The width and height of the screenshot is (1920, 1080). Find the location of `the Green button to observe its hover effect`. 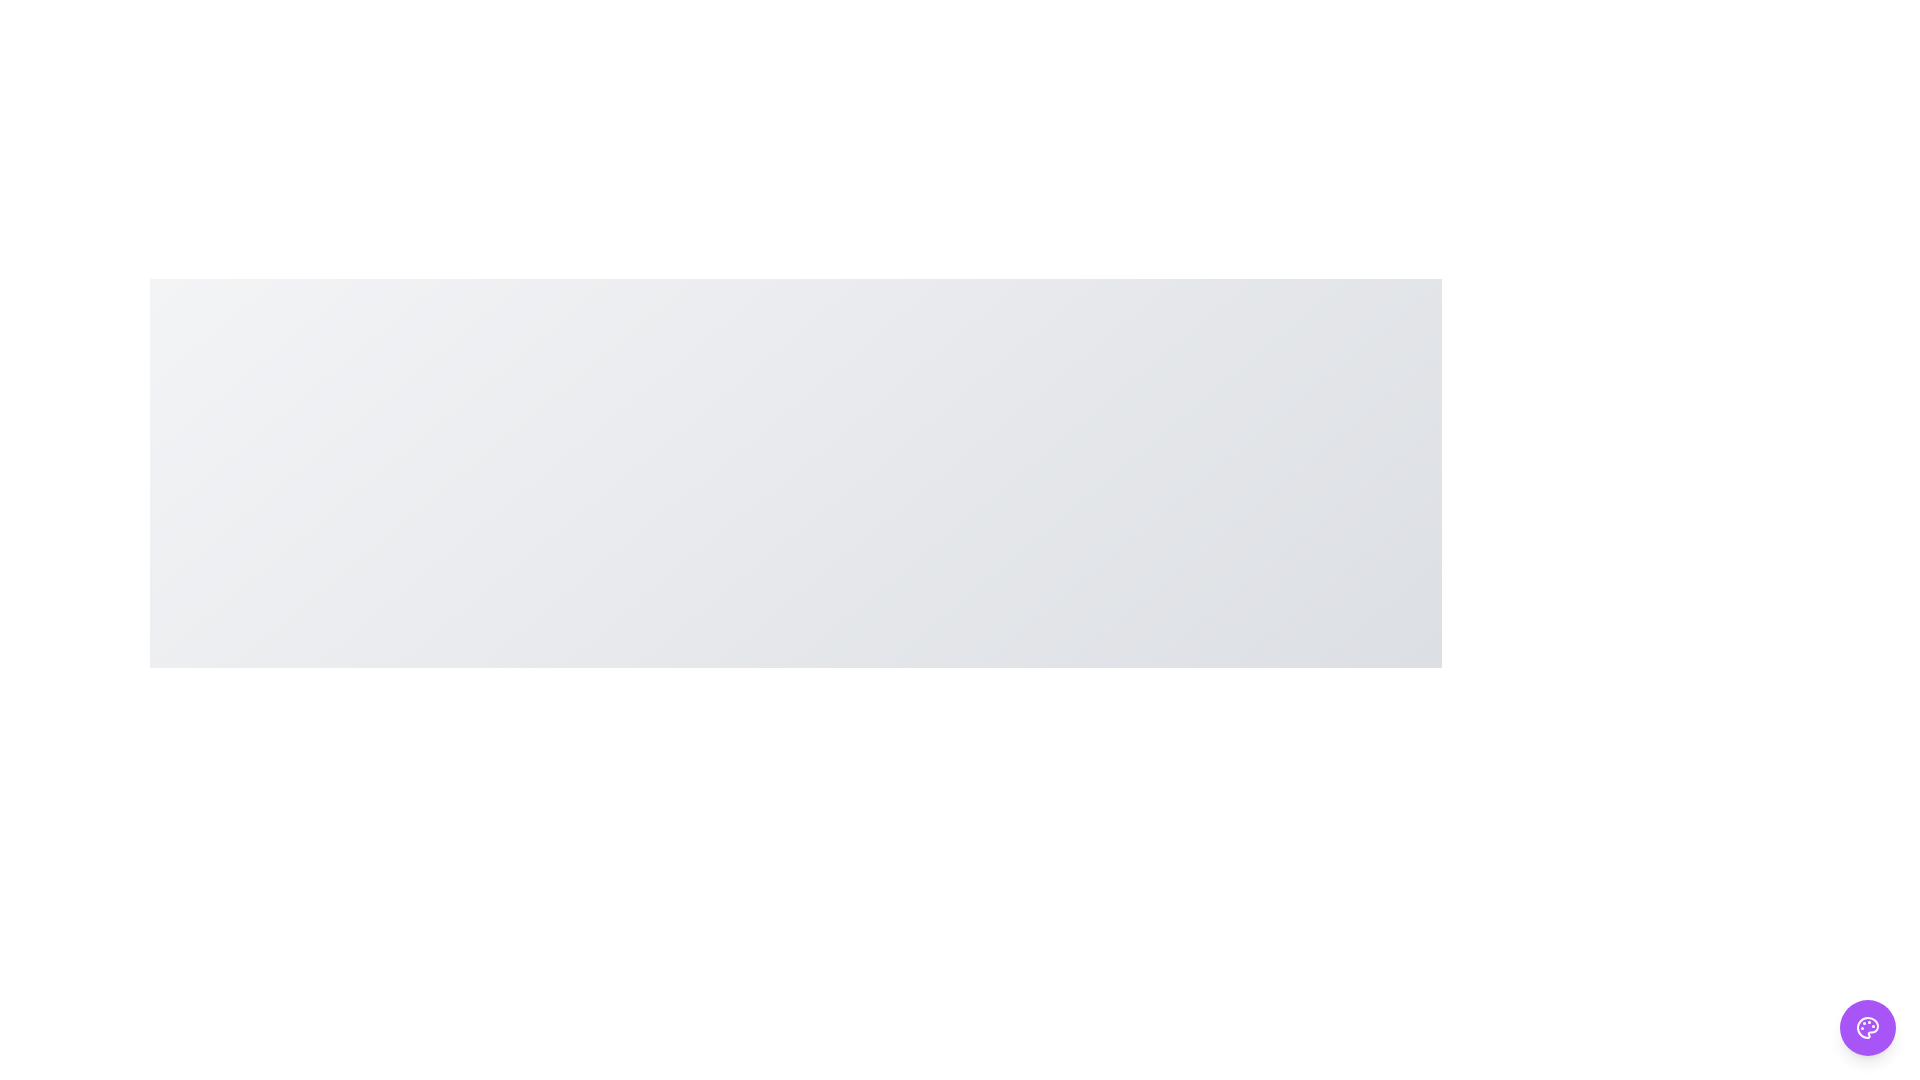

the Green button to observe its hover effect is located at coordinates (1331, 1070).